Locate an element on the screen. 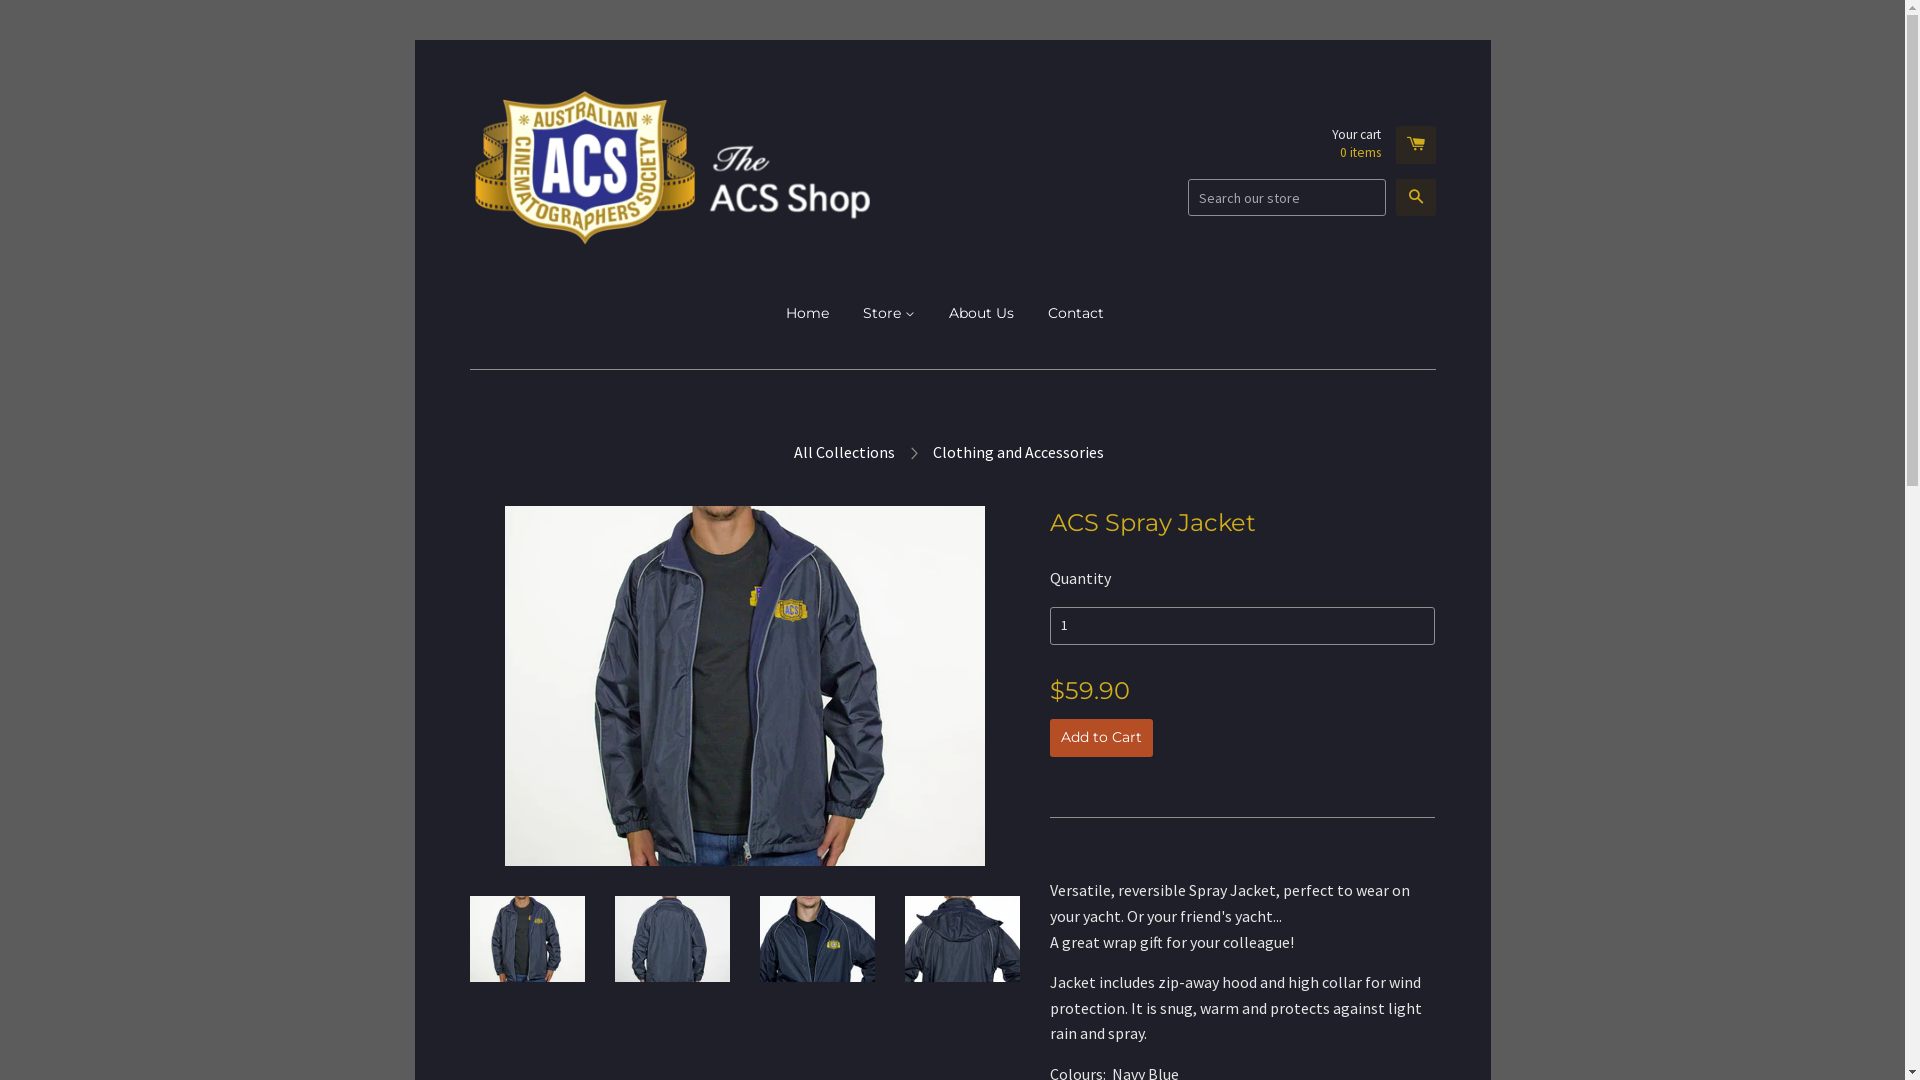  'Home' is located at coordinates (785, 312).